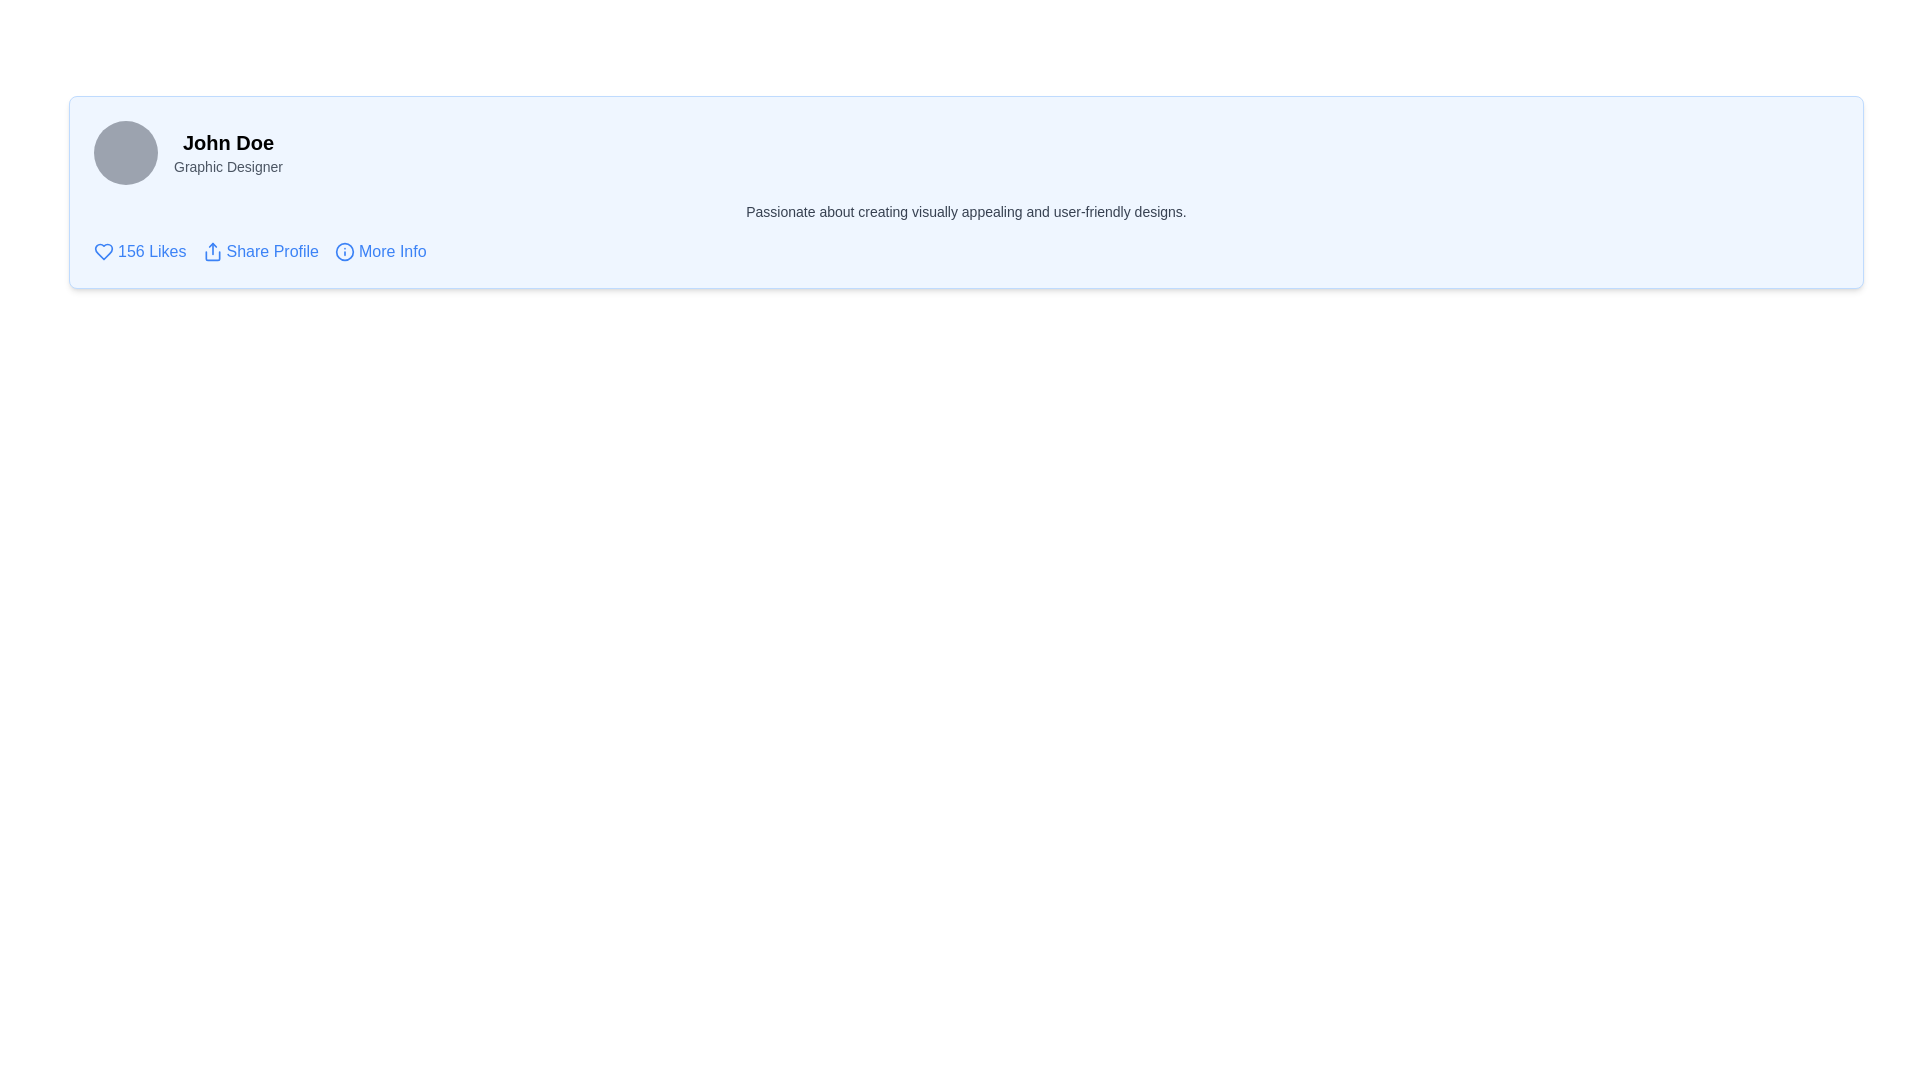 The height and width of the screenshot is (1080, 1920). What do you see at coordinates (228, 165) in the screenshot?
I see `the static text label displaying 'Graphic Designer' located directly below 'John Doe' in the user profile section` at bounding box center [228, 165].